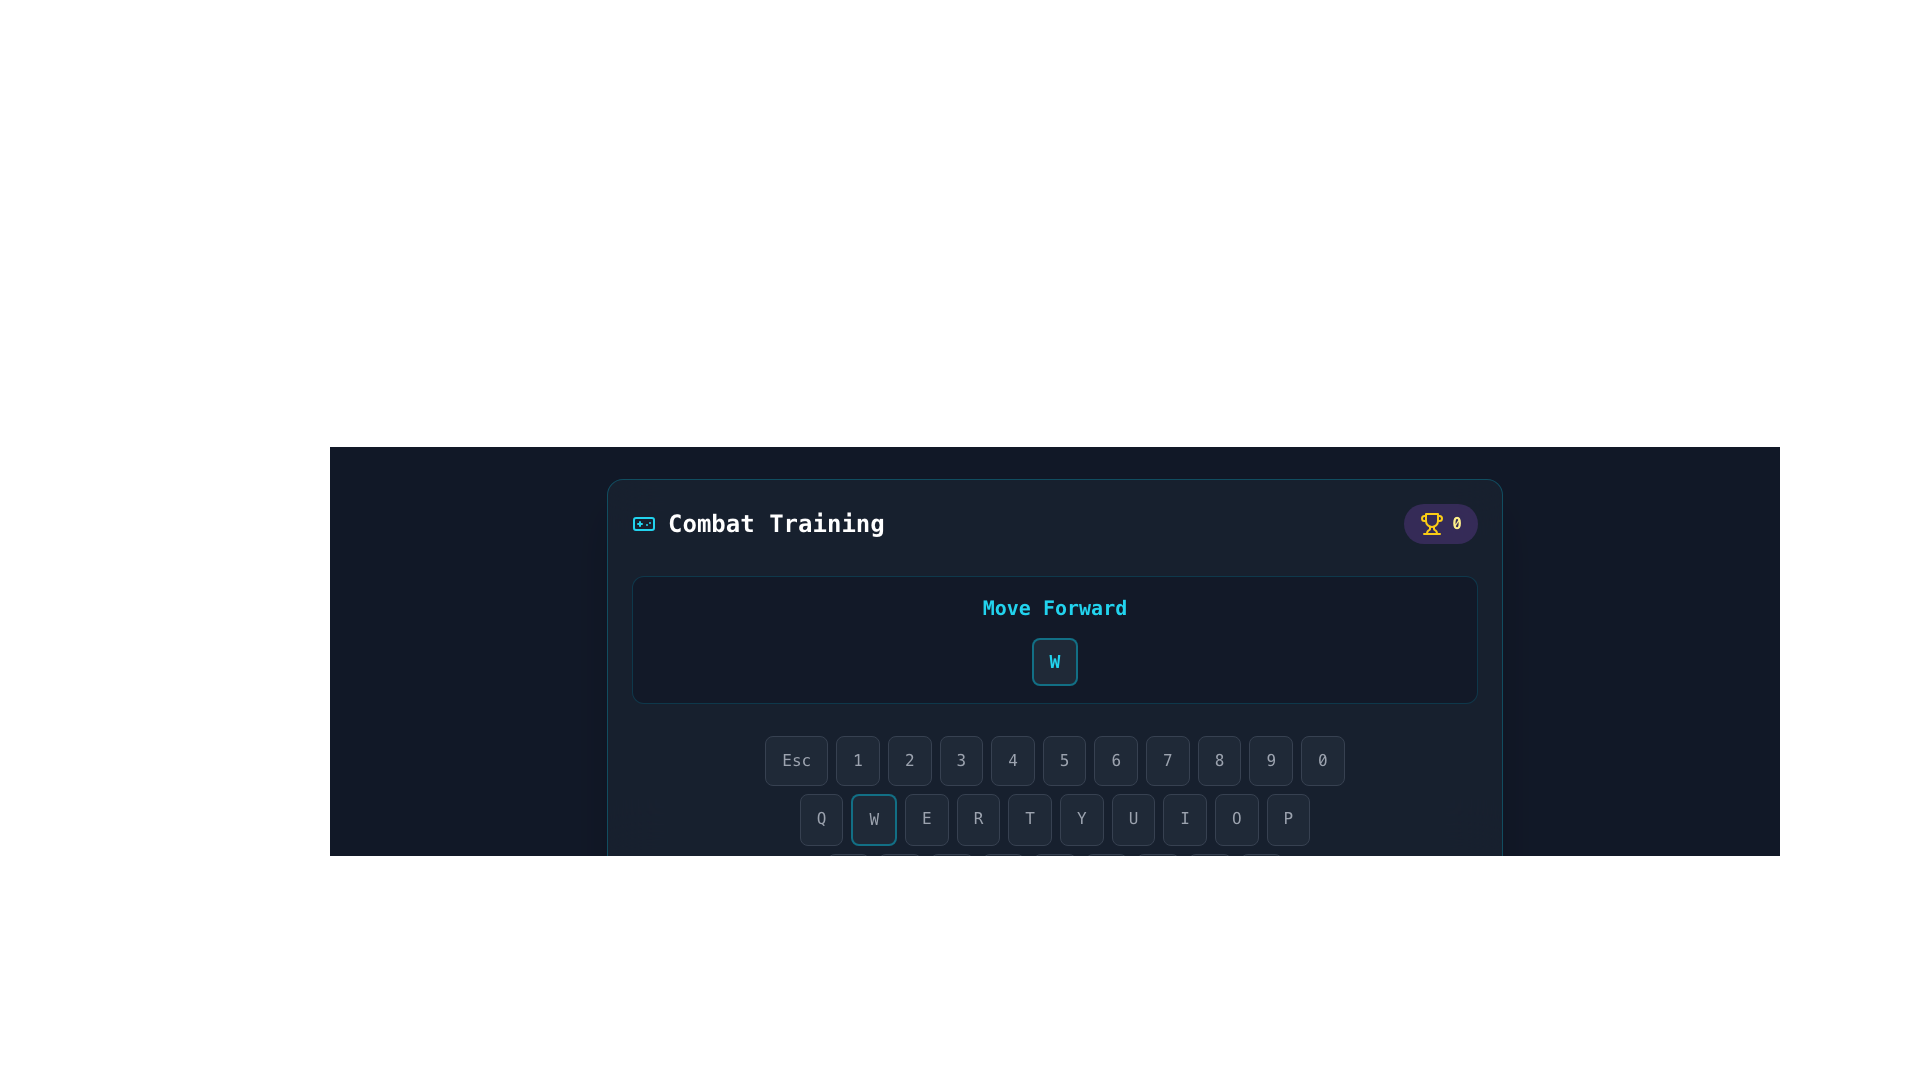 This screenshot has height=1080, width=1920. Describe the element at coordinates (874, 820) in the screenshot. I see `the rectangular button labeled 'W' with a dark gray background and cyan blue border, located between the buttons 'Q' and 'E'` at that location.